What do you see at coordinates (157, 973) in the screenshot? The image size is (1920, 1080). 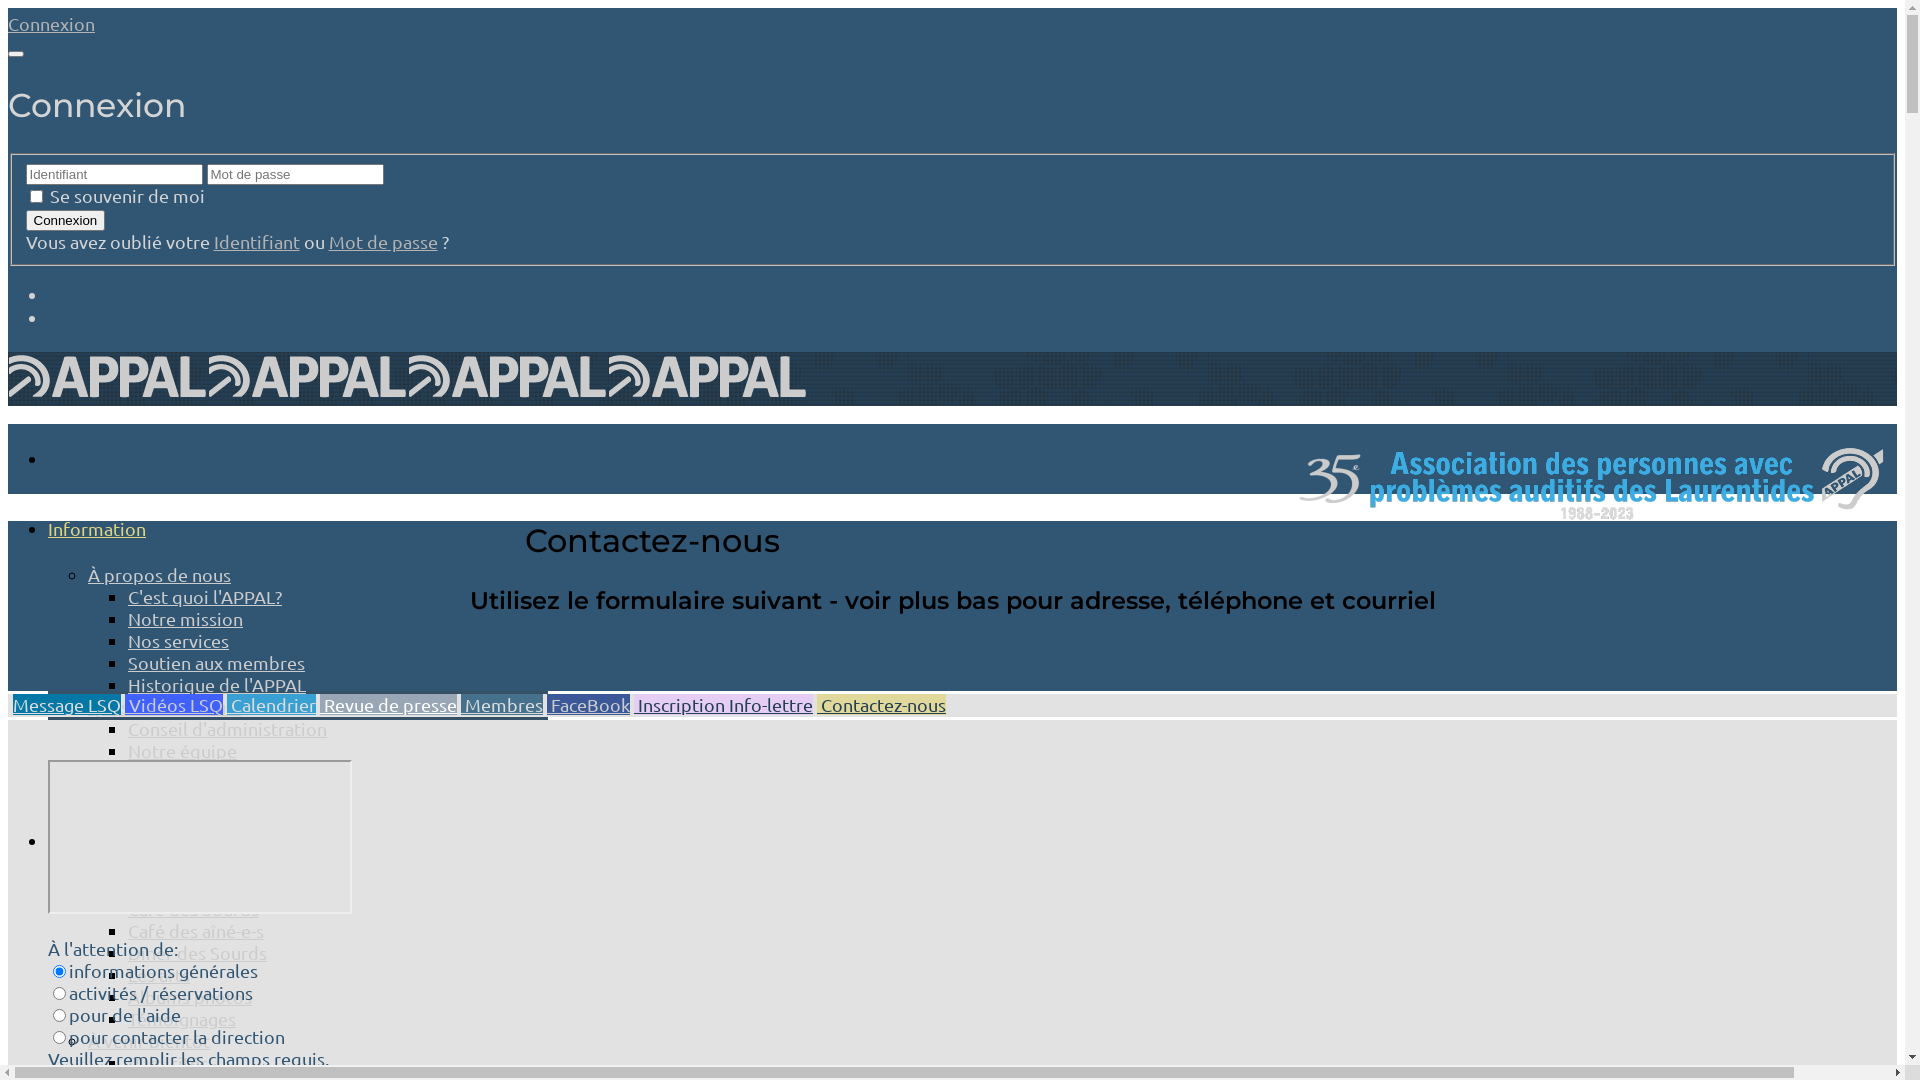 I see `'Les arts'` at bounding box center [157, 973].